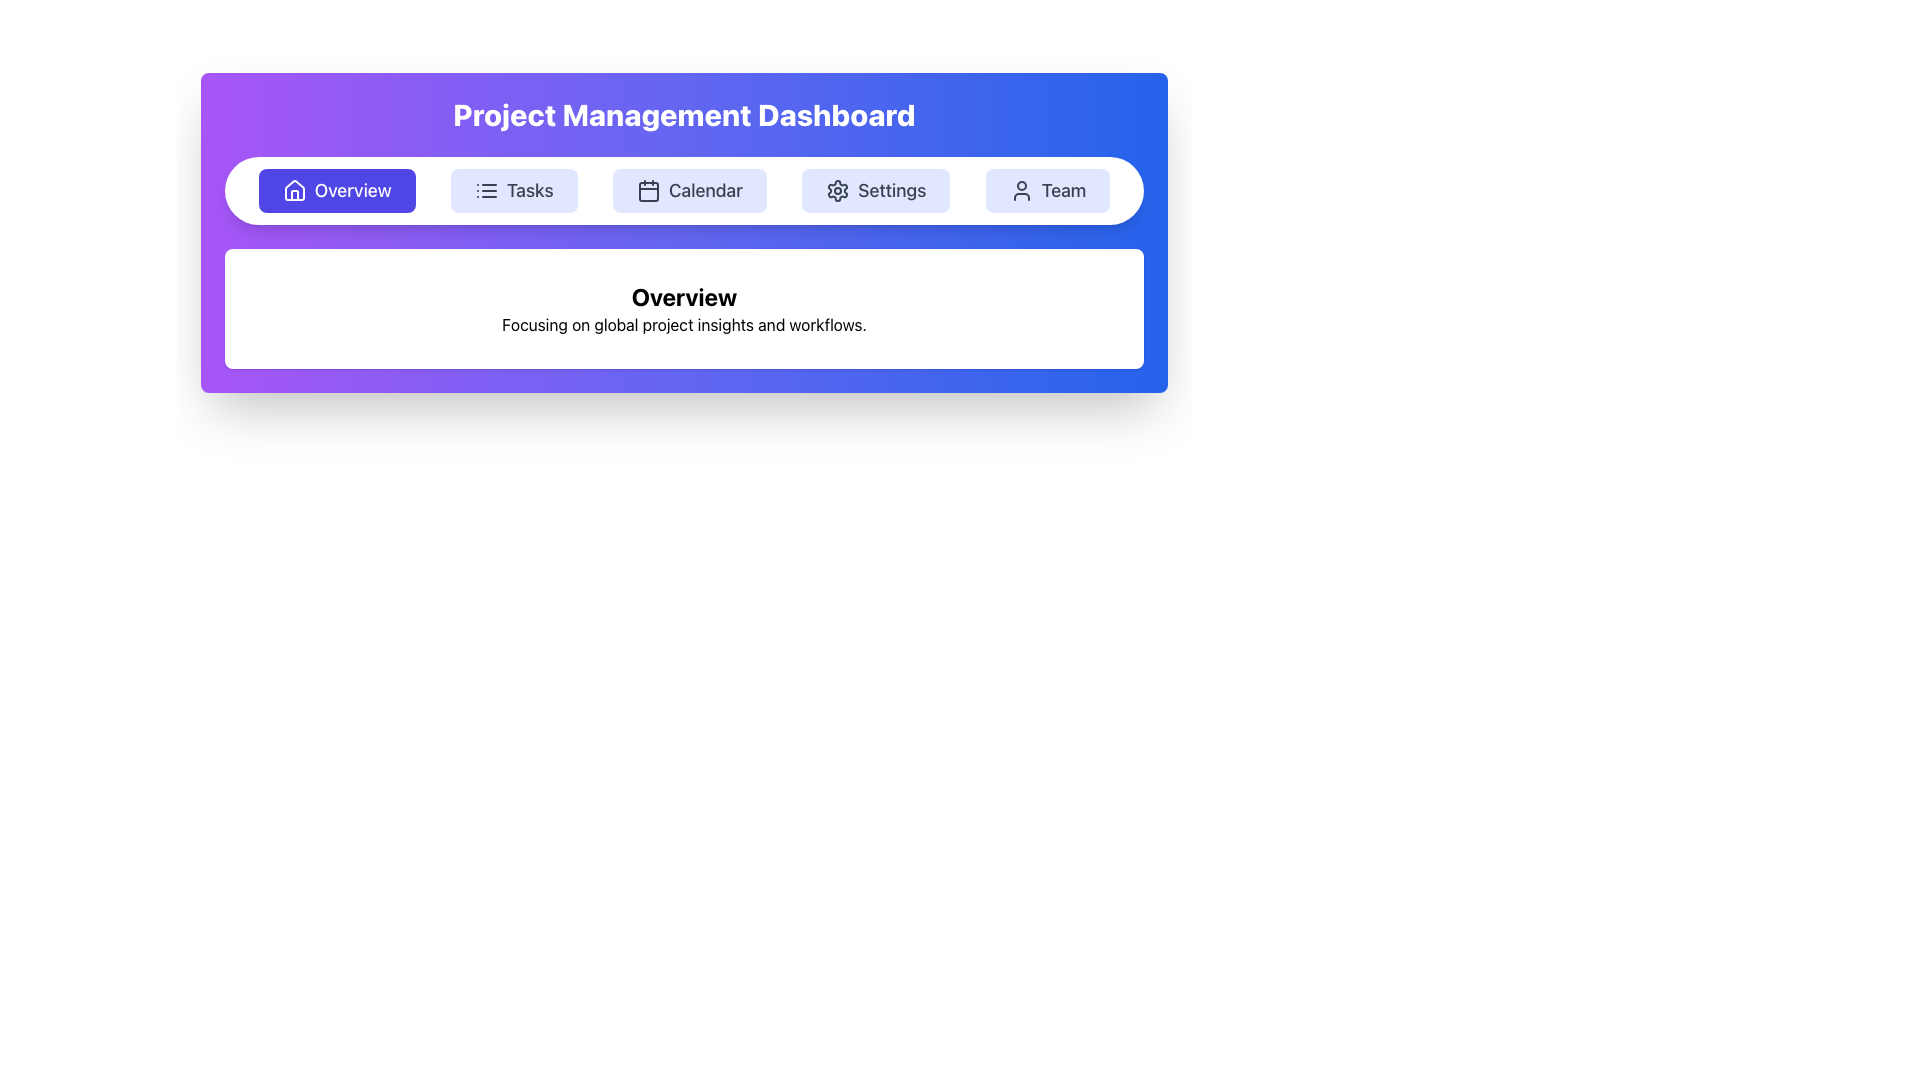  I want to click on the 'Team' icon located within the navigation bar, which is the fourth button from the left, so click(1021, 191).